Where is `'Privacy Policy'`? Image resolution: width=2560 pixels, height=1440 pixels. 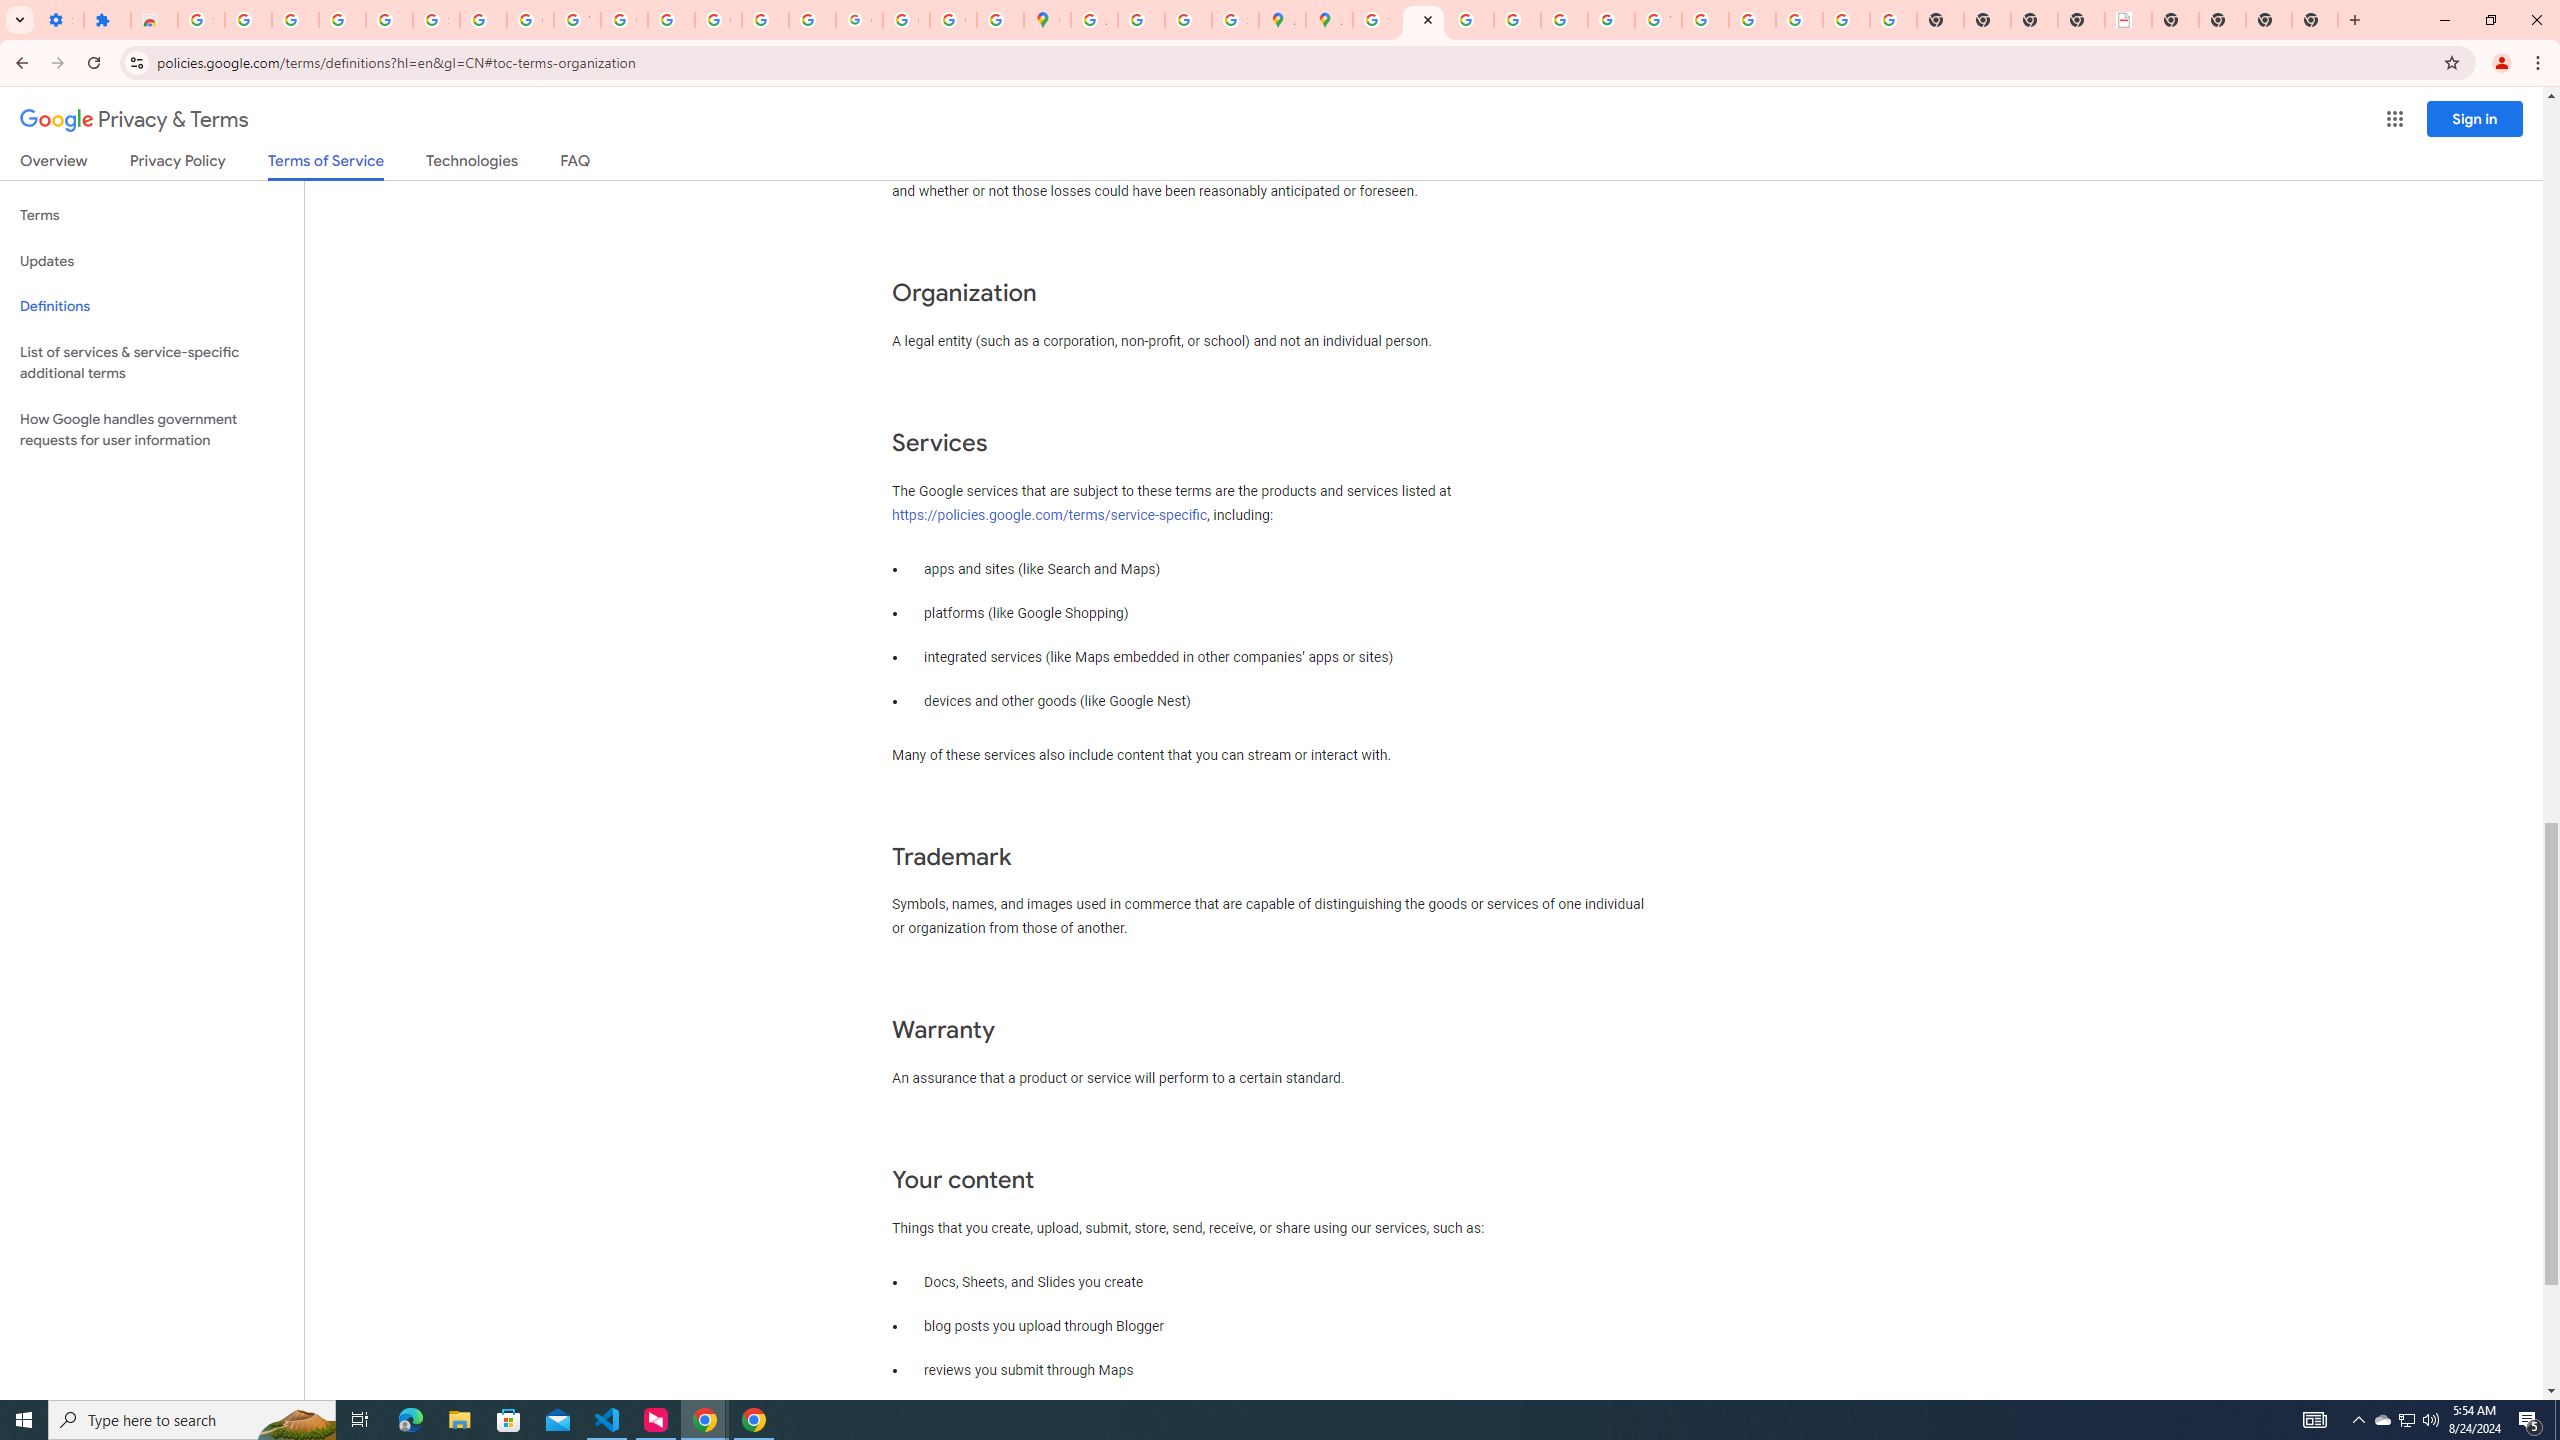 'Privacy Policy' is located at coordinates (175, 164).